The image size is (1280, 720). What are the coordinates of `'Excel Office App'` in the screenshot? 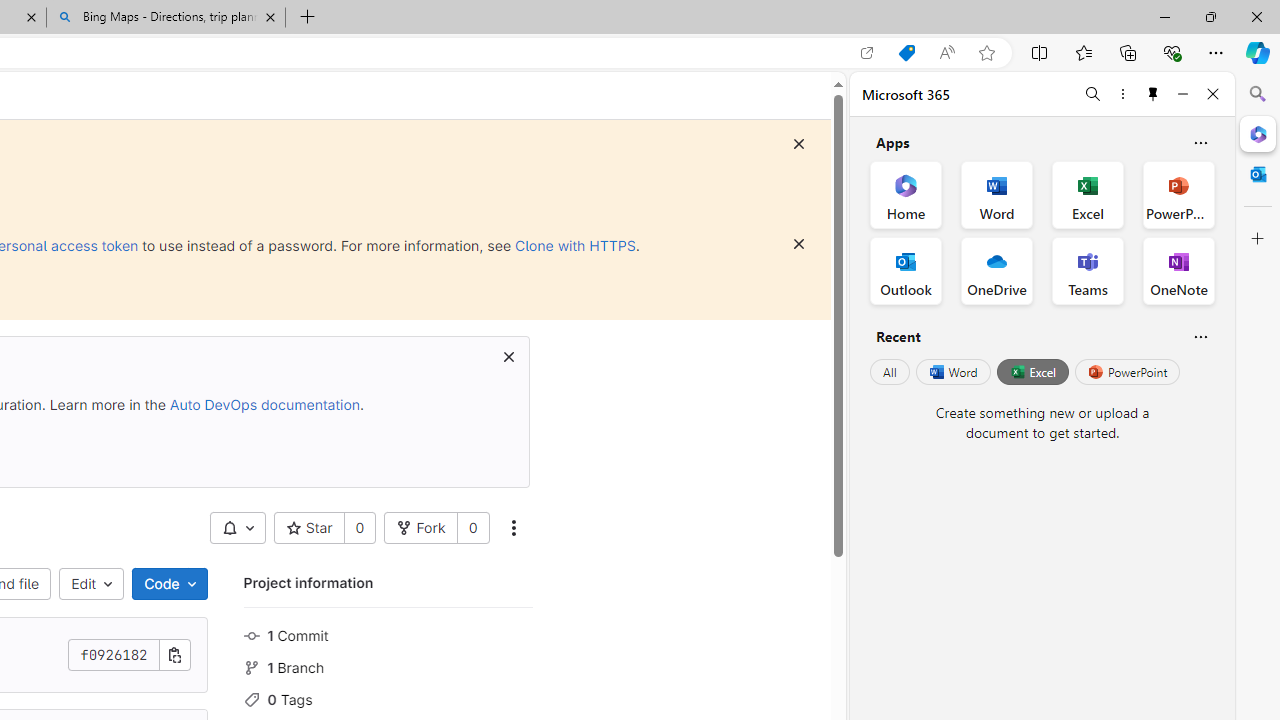 It's located at (1087, 195).